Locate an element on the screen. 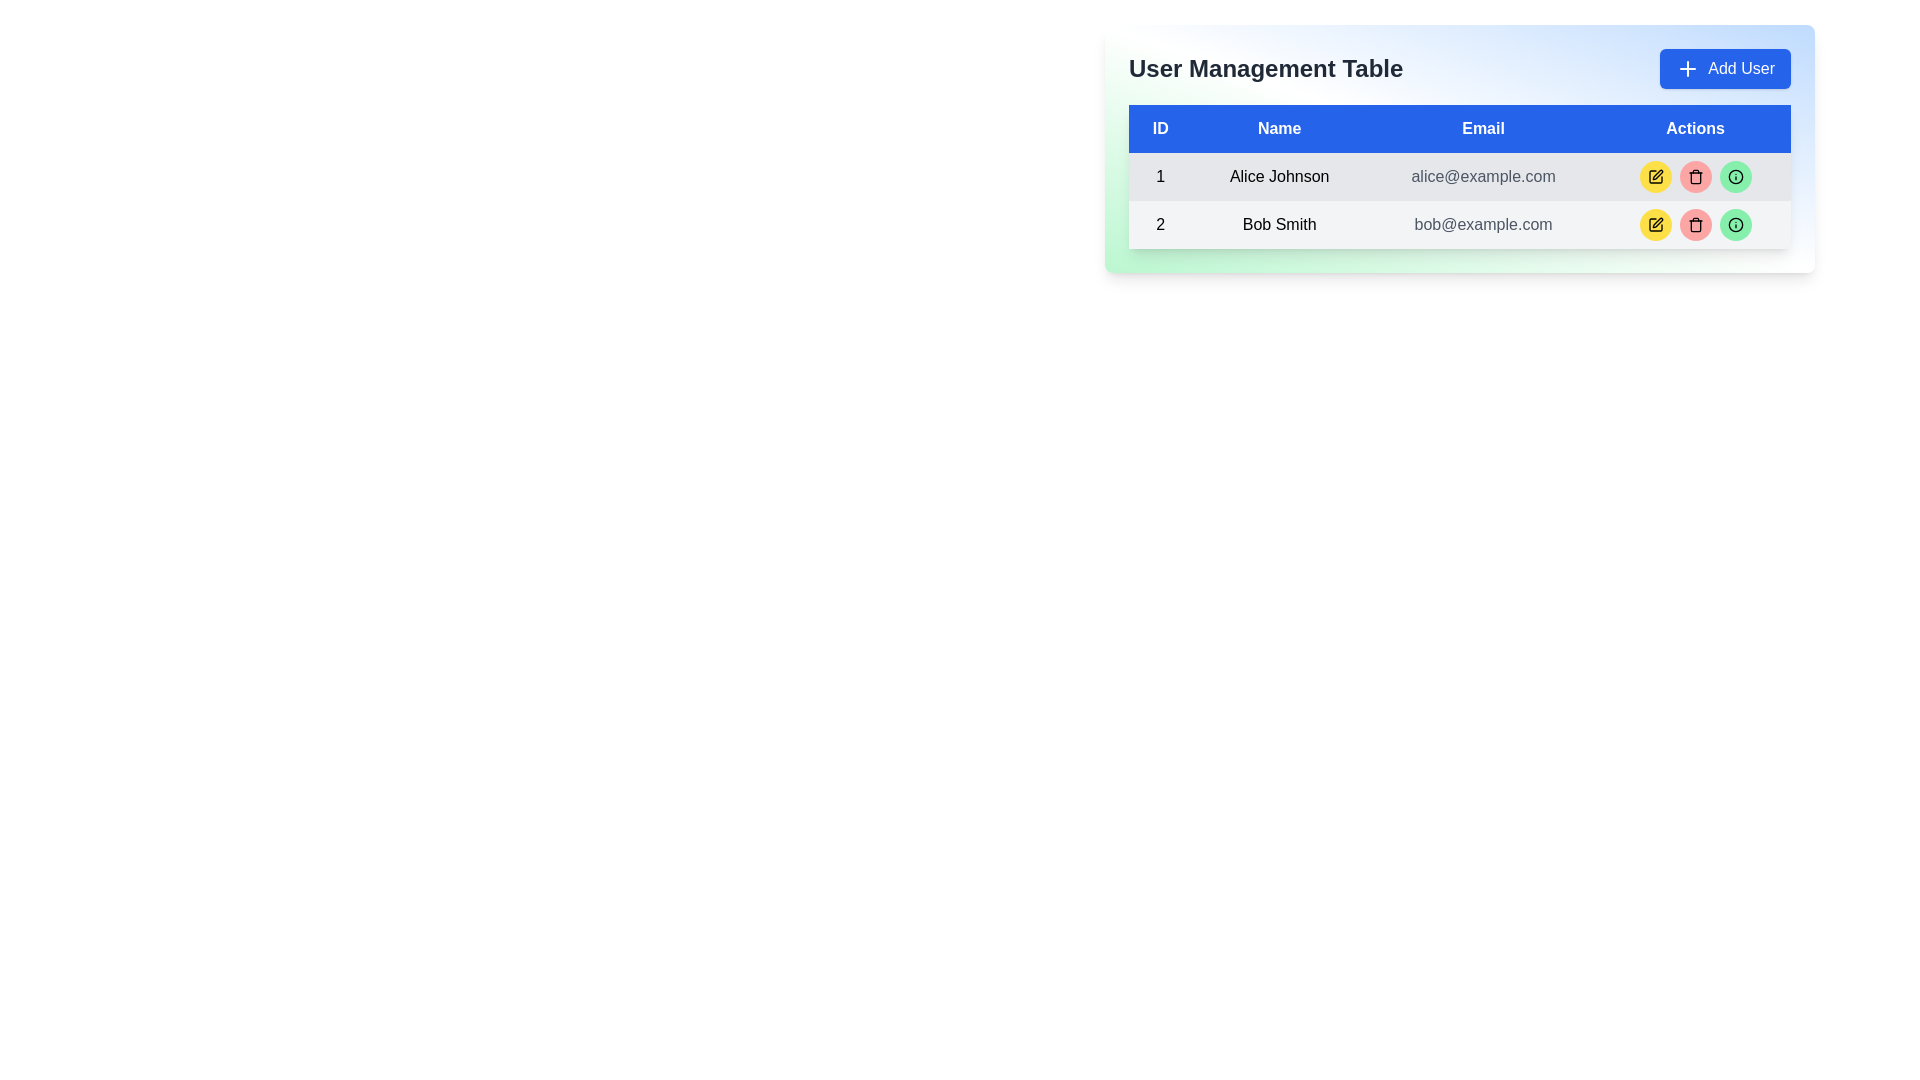  the Table Cell displaying the identification number for the first user, which is located in the first row under the 'ID' column, adjacent to 'Alice Johnson' and 'alice@example.com' is located at coordinates (1160, 176).